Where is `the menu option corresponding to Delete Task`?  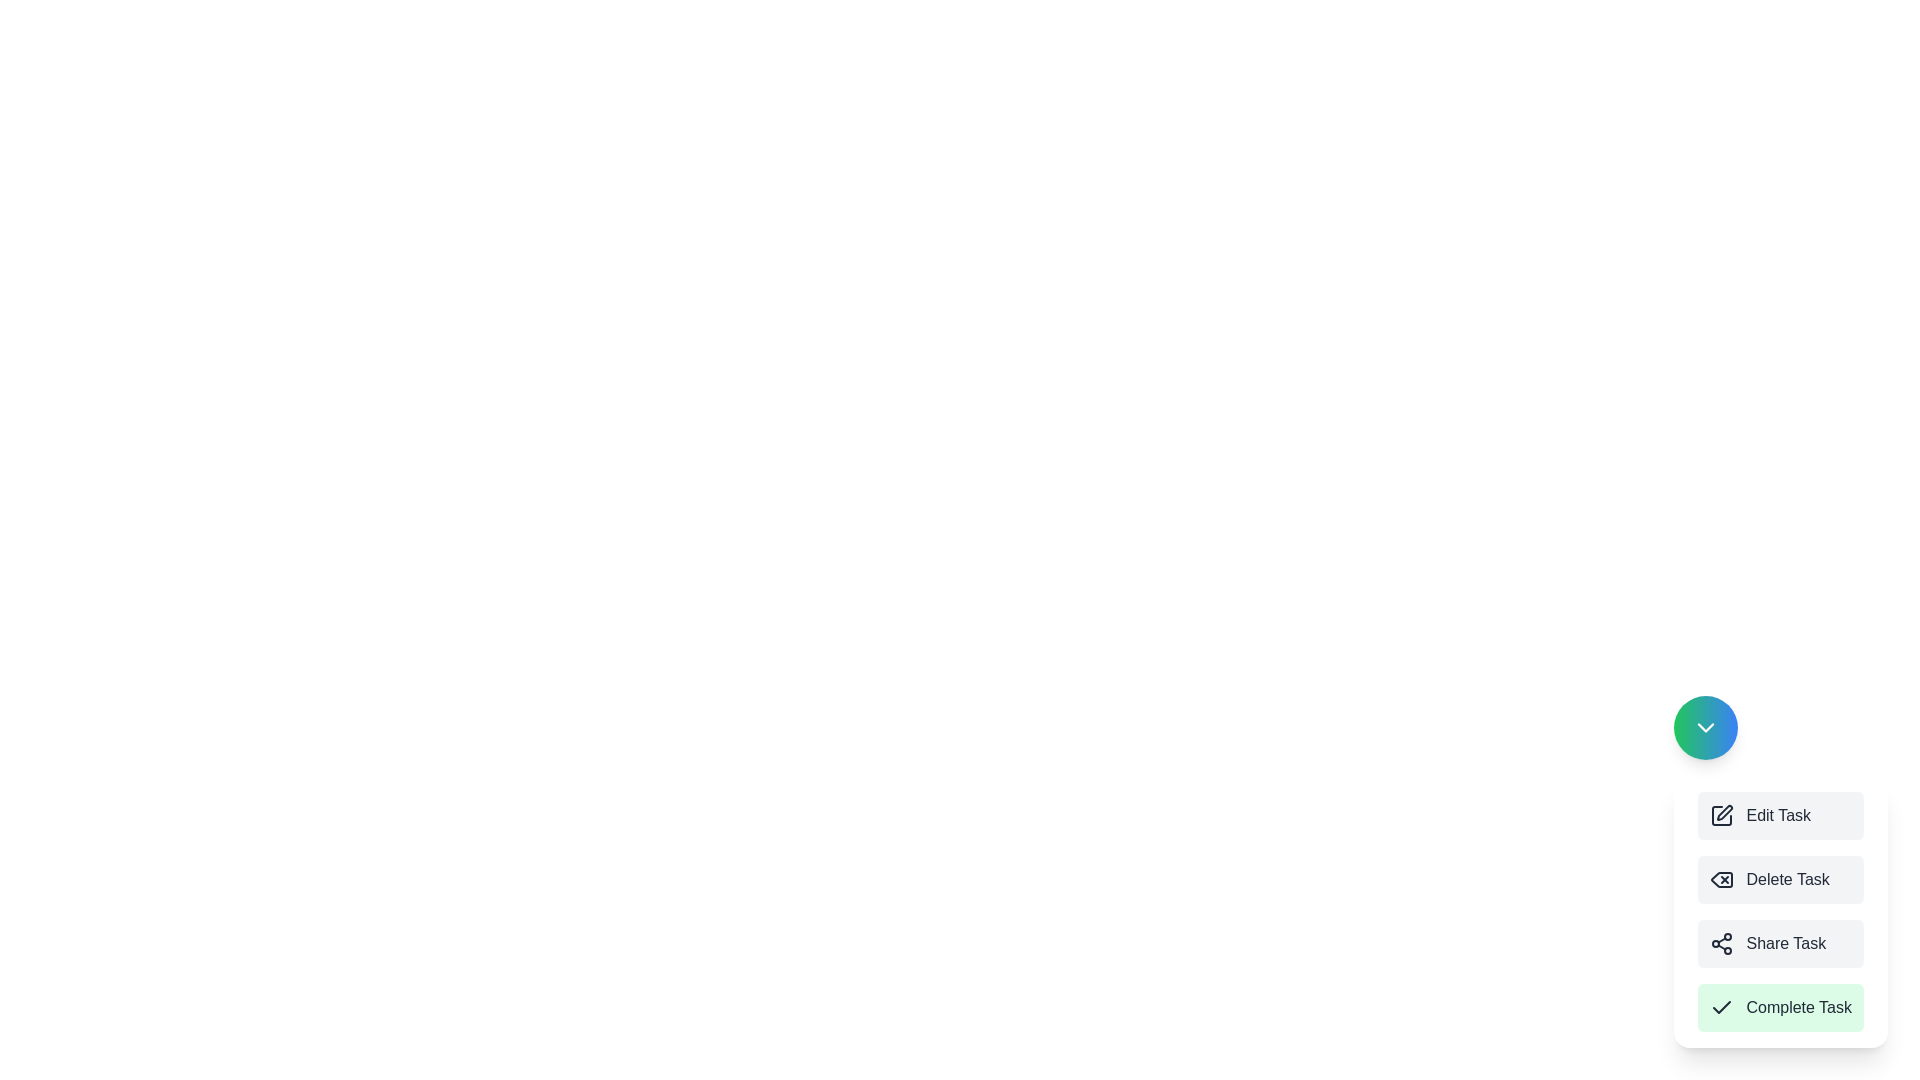
the menu option corresponding to Delete Task is located at coordinates (1781, 878).